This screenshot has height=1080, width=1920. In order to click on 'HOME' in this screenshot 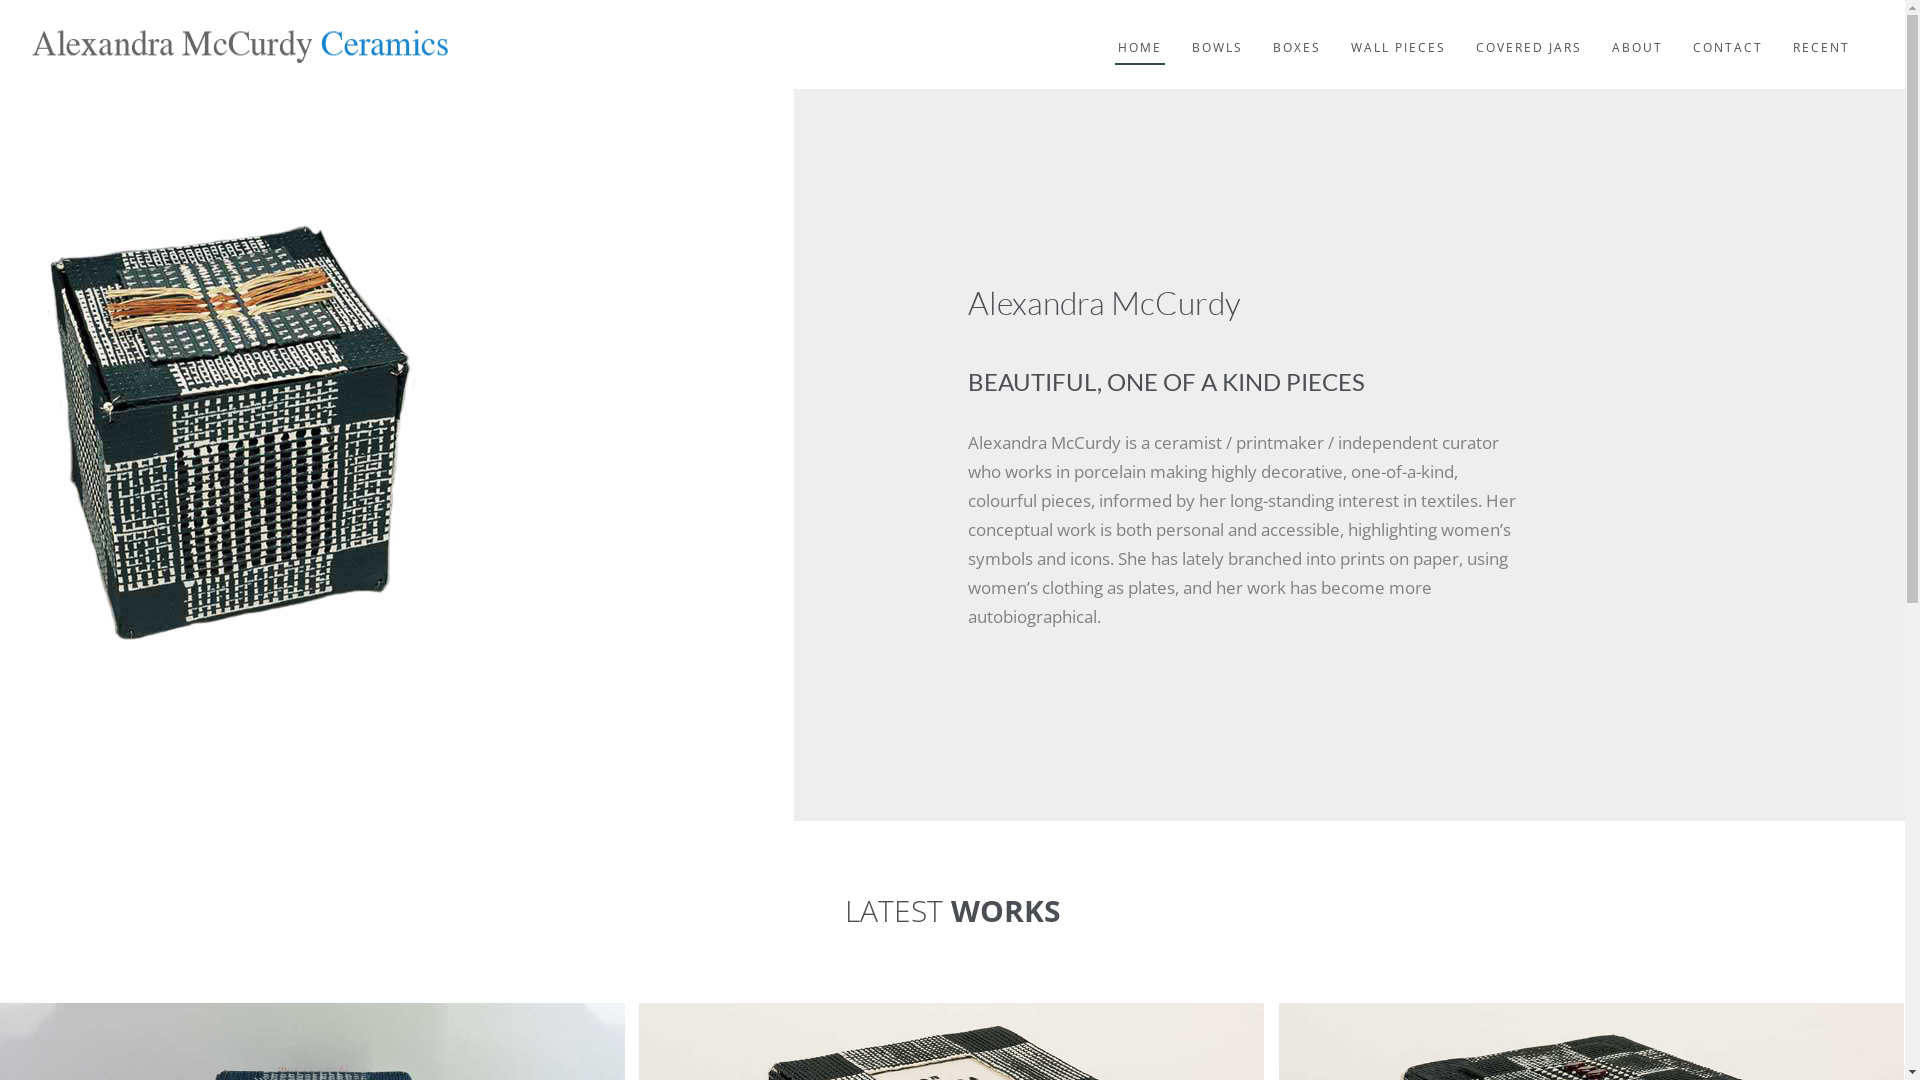, I will do `click(1140, 32)`.